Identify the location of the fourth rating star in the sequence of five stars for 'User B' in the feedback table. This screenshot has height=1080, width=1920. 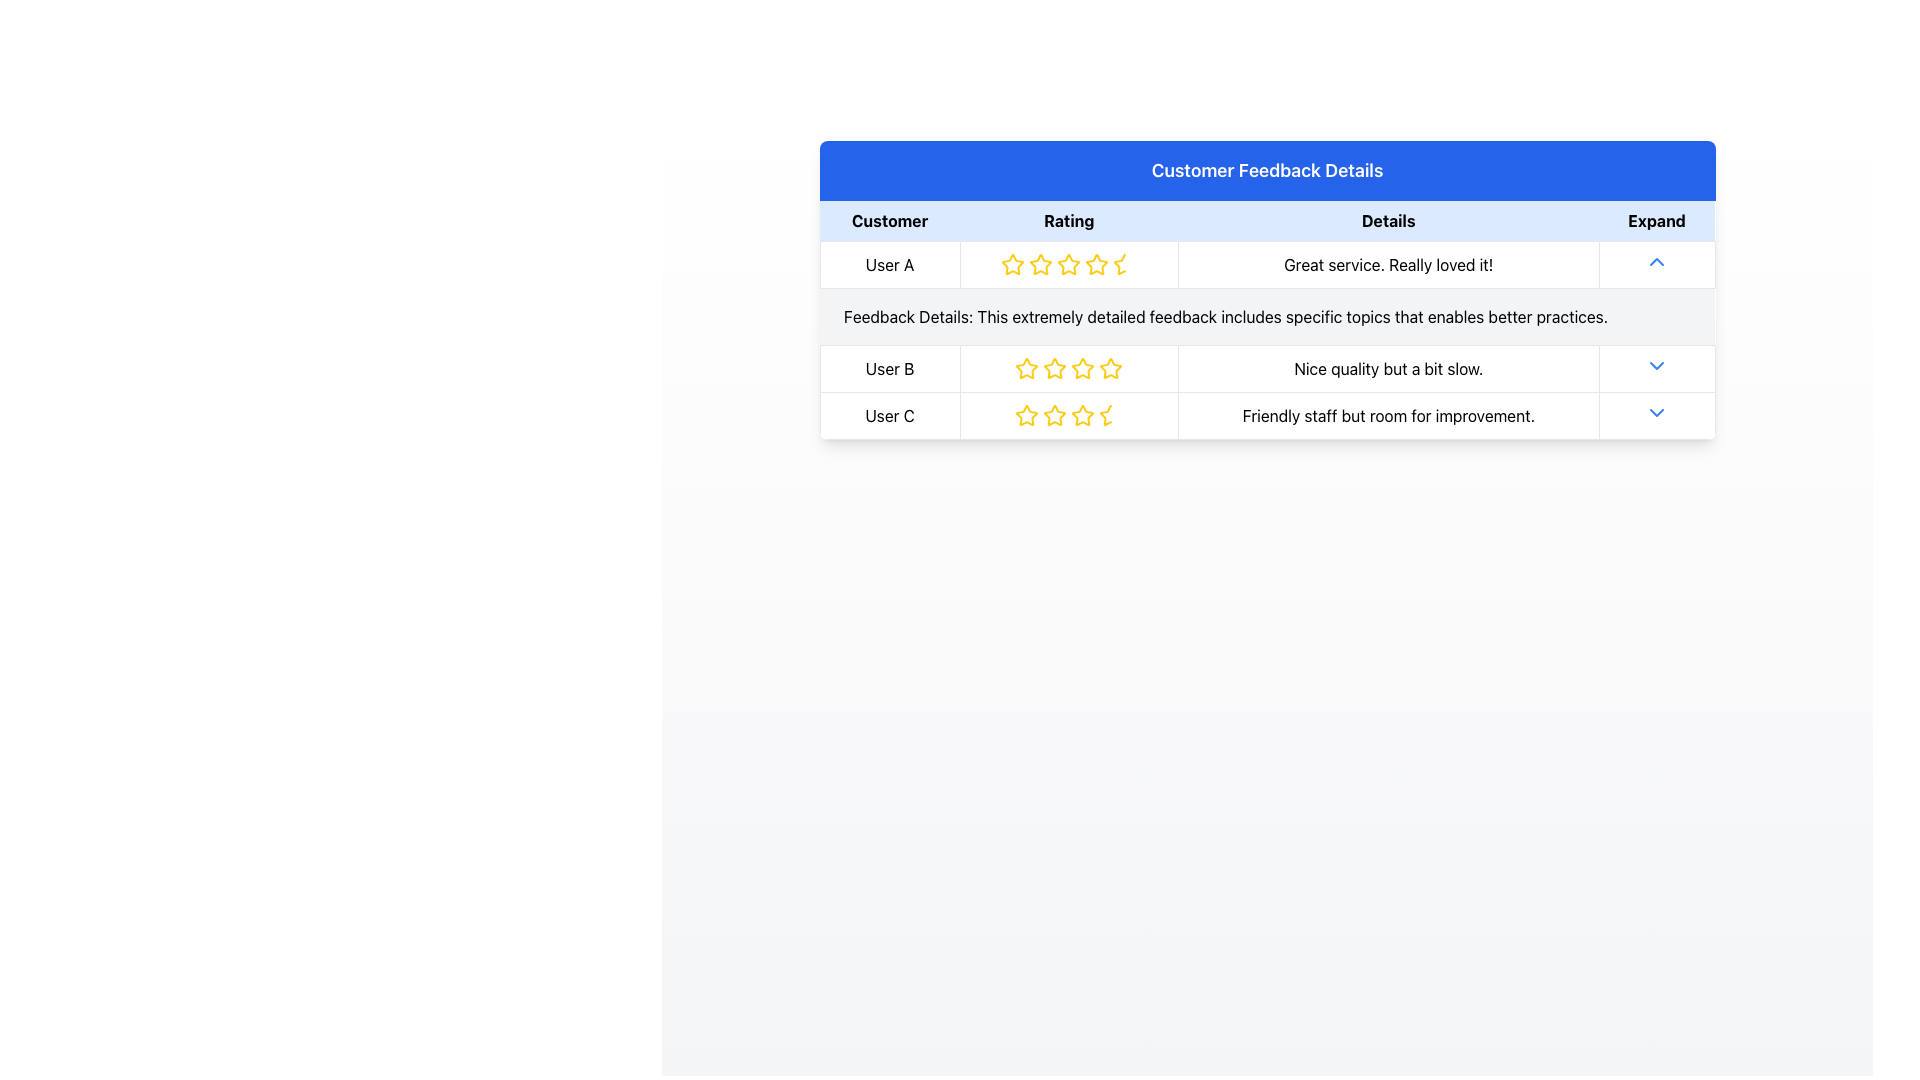
(1109, 367).